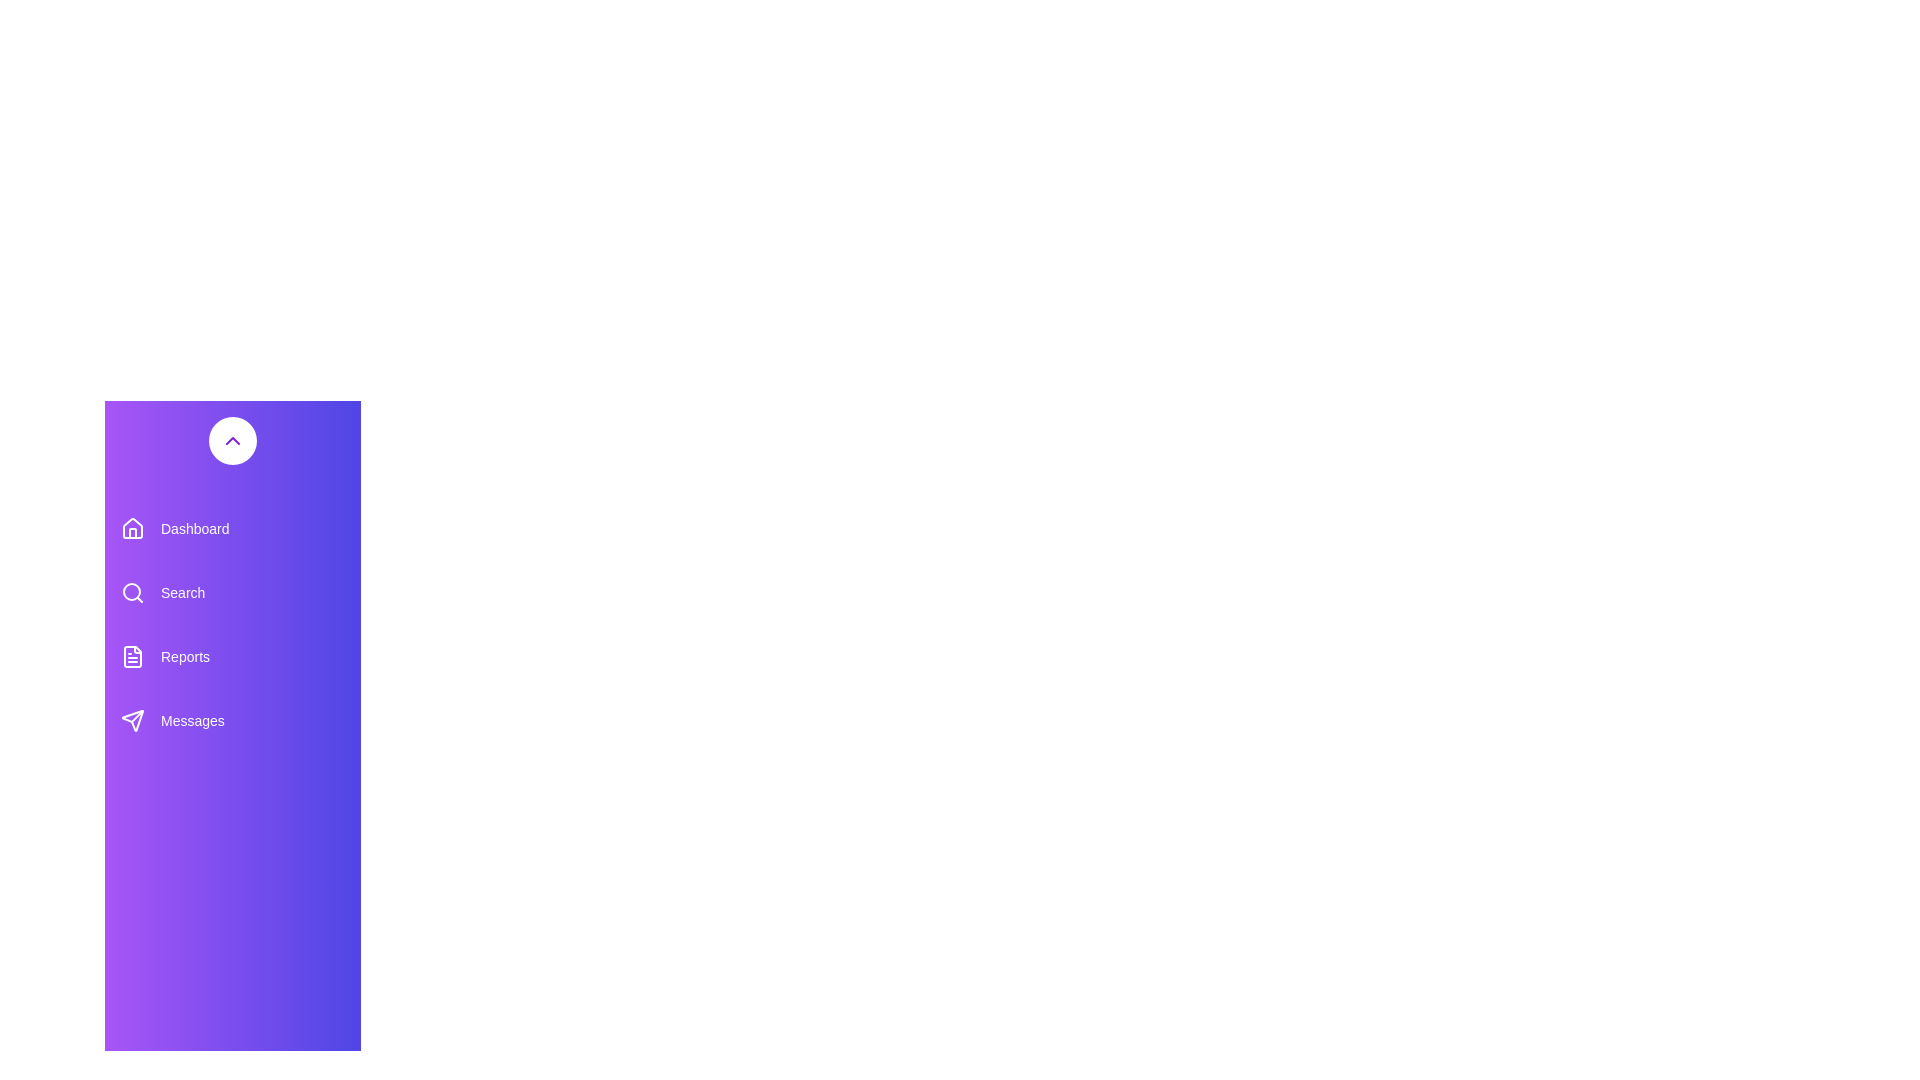 The image size is (1920, 1080). I want to click on the upward chevron icon contained within the circular button at the top of the vertical menu panel, so click(233, 439).